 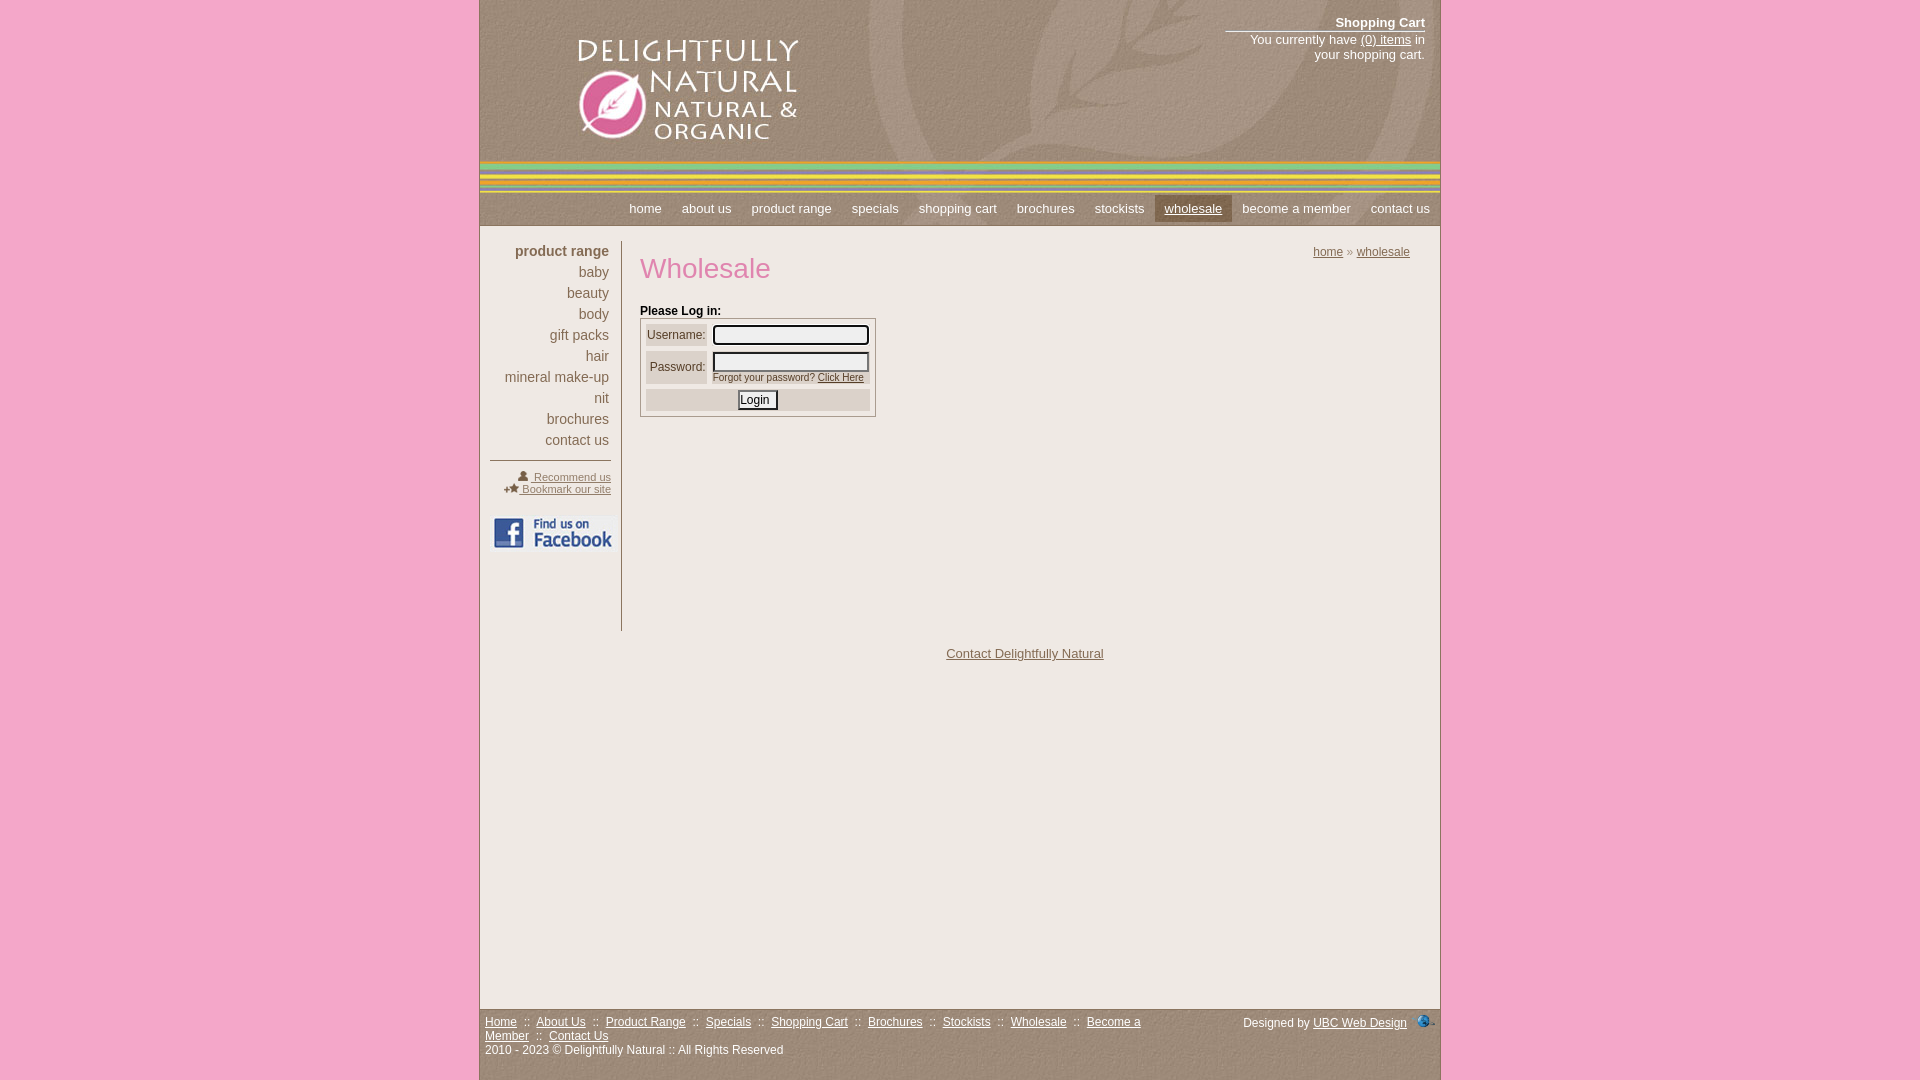 What do you see at coordinates (1155, 208) in the screenshot?
I see `'wholesale'` at bounding box center [1155, 208].